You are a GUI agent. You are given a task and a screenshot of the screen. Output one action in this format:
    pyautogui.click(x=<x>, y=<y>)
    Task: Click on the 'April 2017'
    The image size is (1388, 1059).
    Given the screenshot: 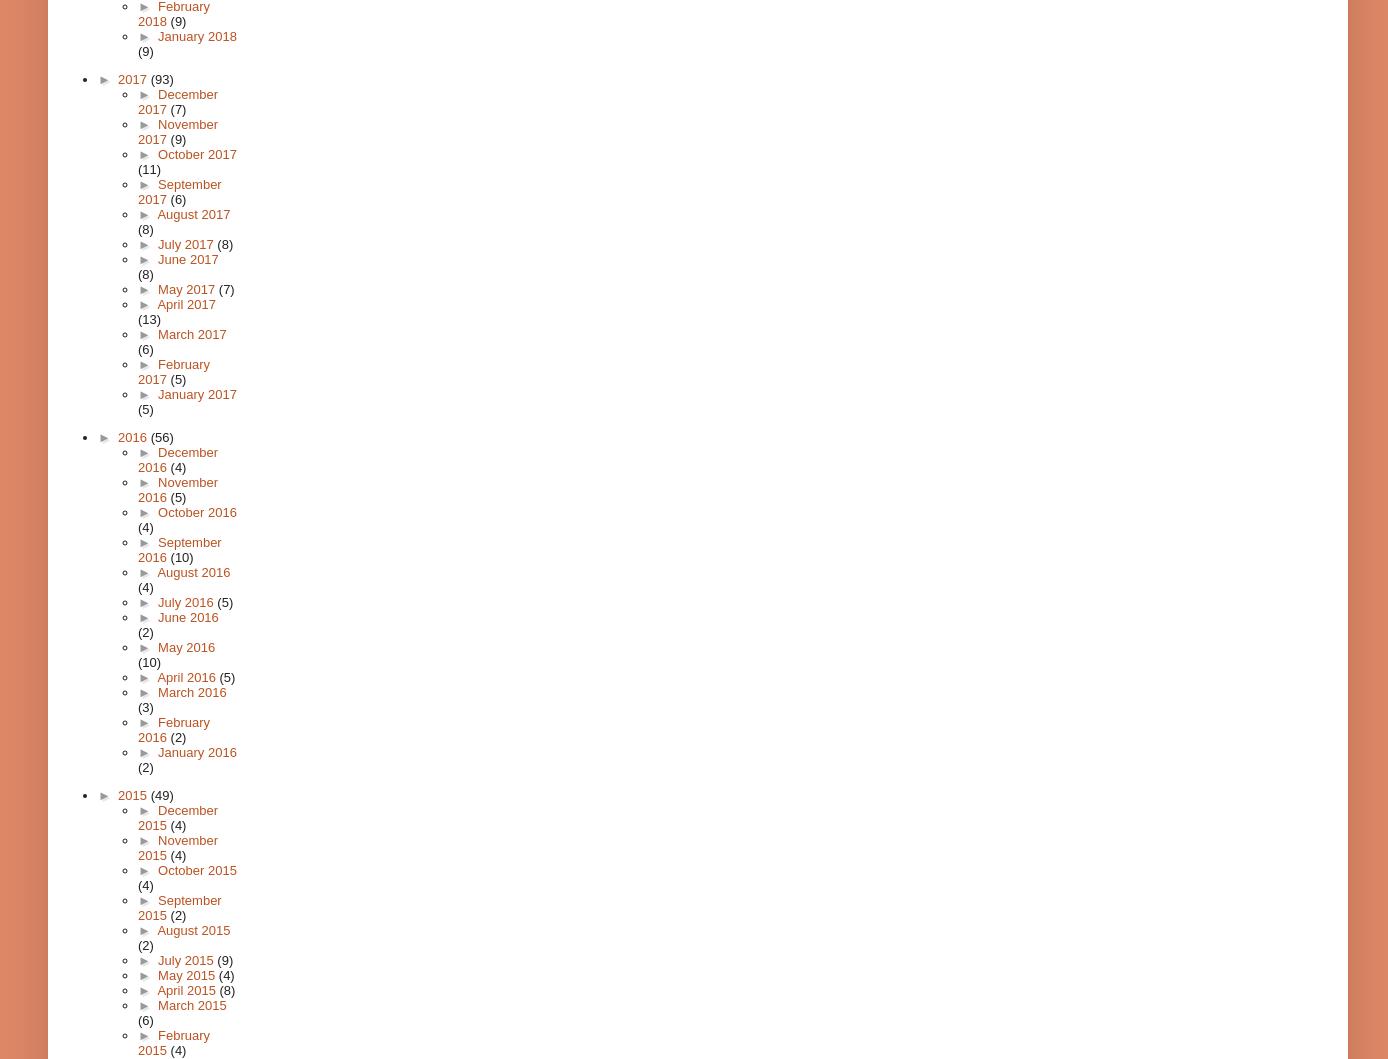 What is the action you would take?
    pyautogui.click(x=184, y=304)
    